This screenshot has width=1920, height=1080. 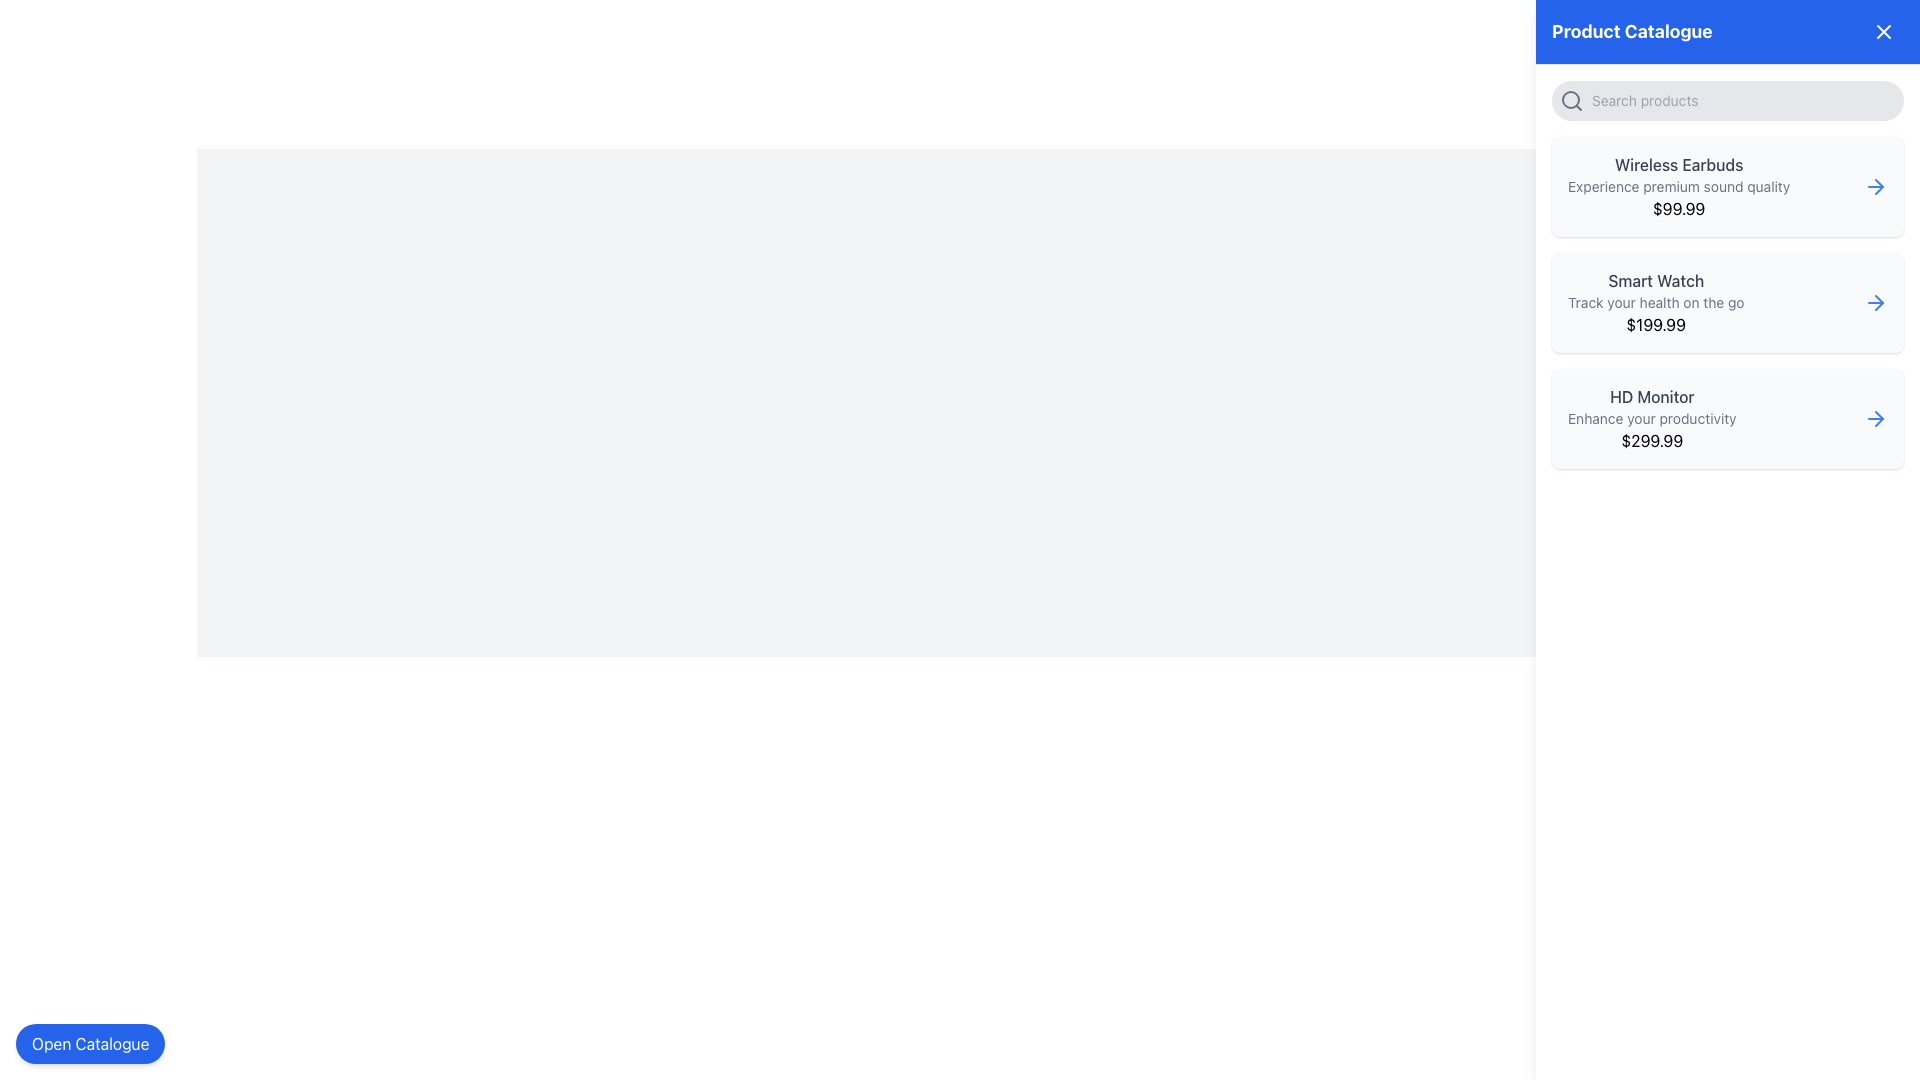 I want to click on the Close Button in the top-right corner of the 'Product Catalogue' panel, so click(x=1882, y=31).